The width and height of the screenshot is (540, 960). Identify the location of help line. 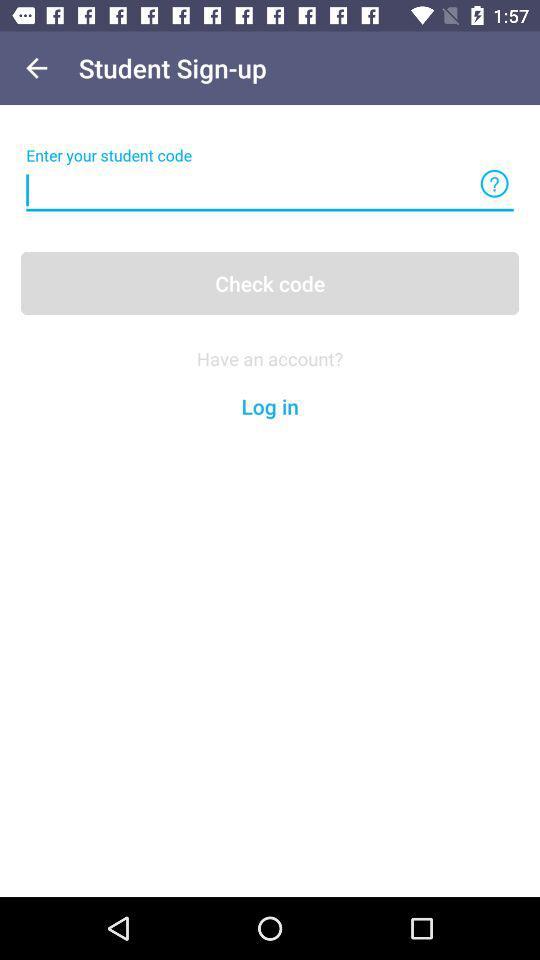
(493, 183).